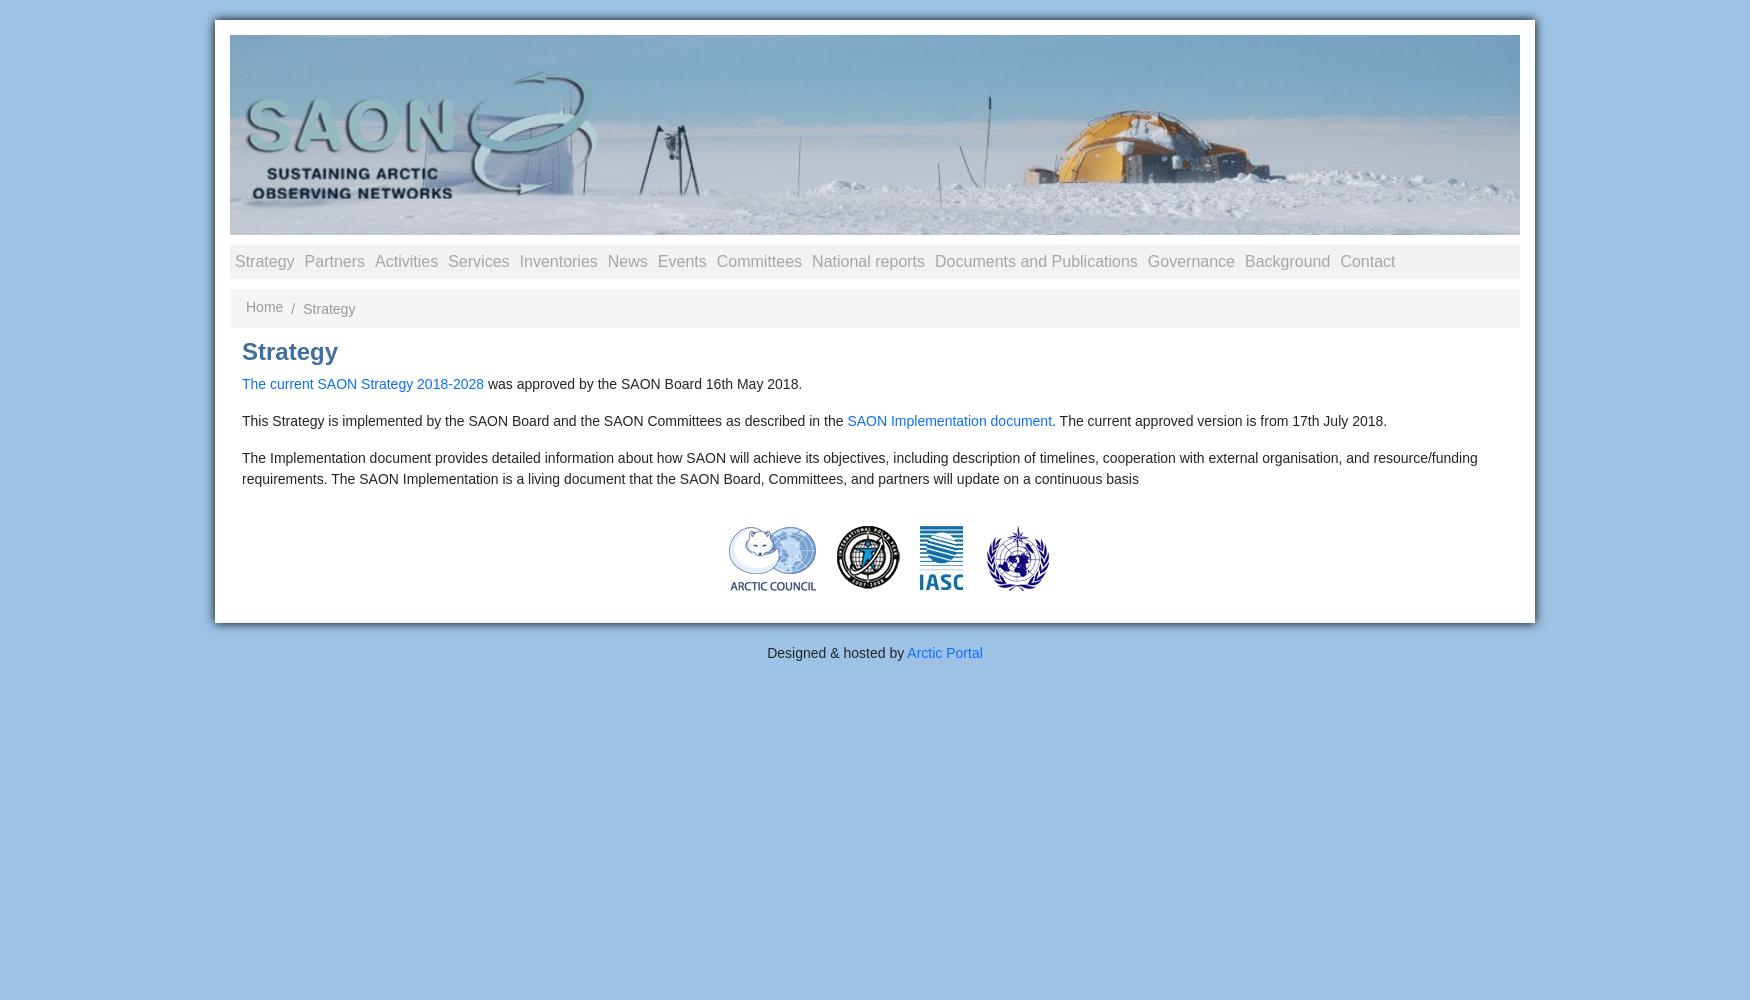 This screenshot has height=1000, width=1750. Describe the element at coordinates (641, 384) in the screenshot. I see `'was approved by the SAON Board 16th May 2018.'` at that location.